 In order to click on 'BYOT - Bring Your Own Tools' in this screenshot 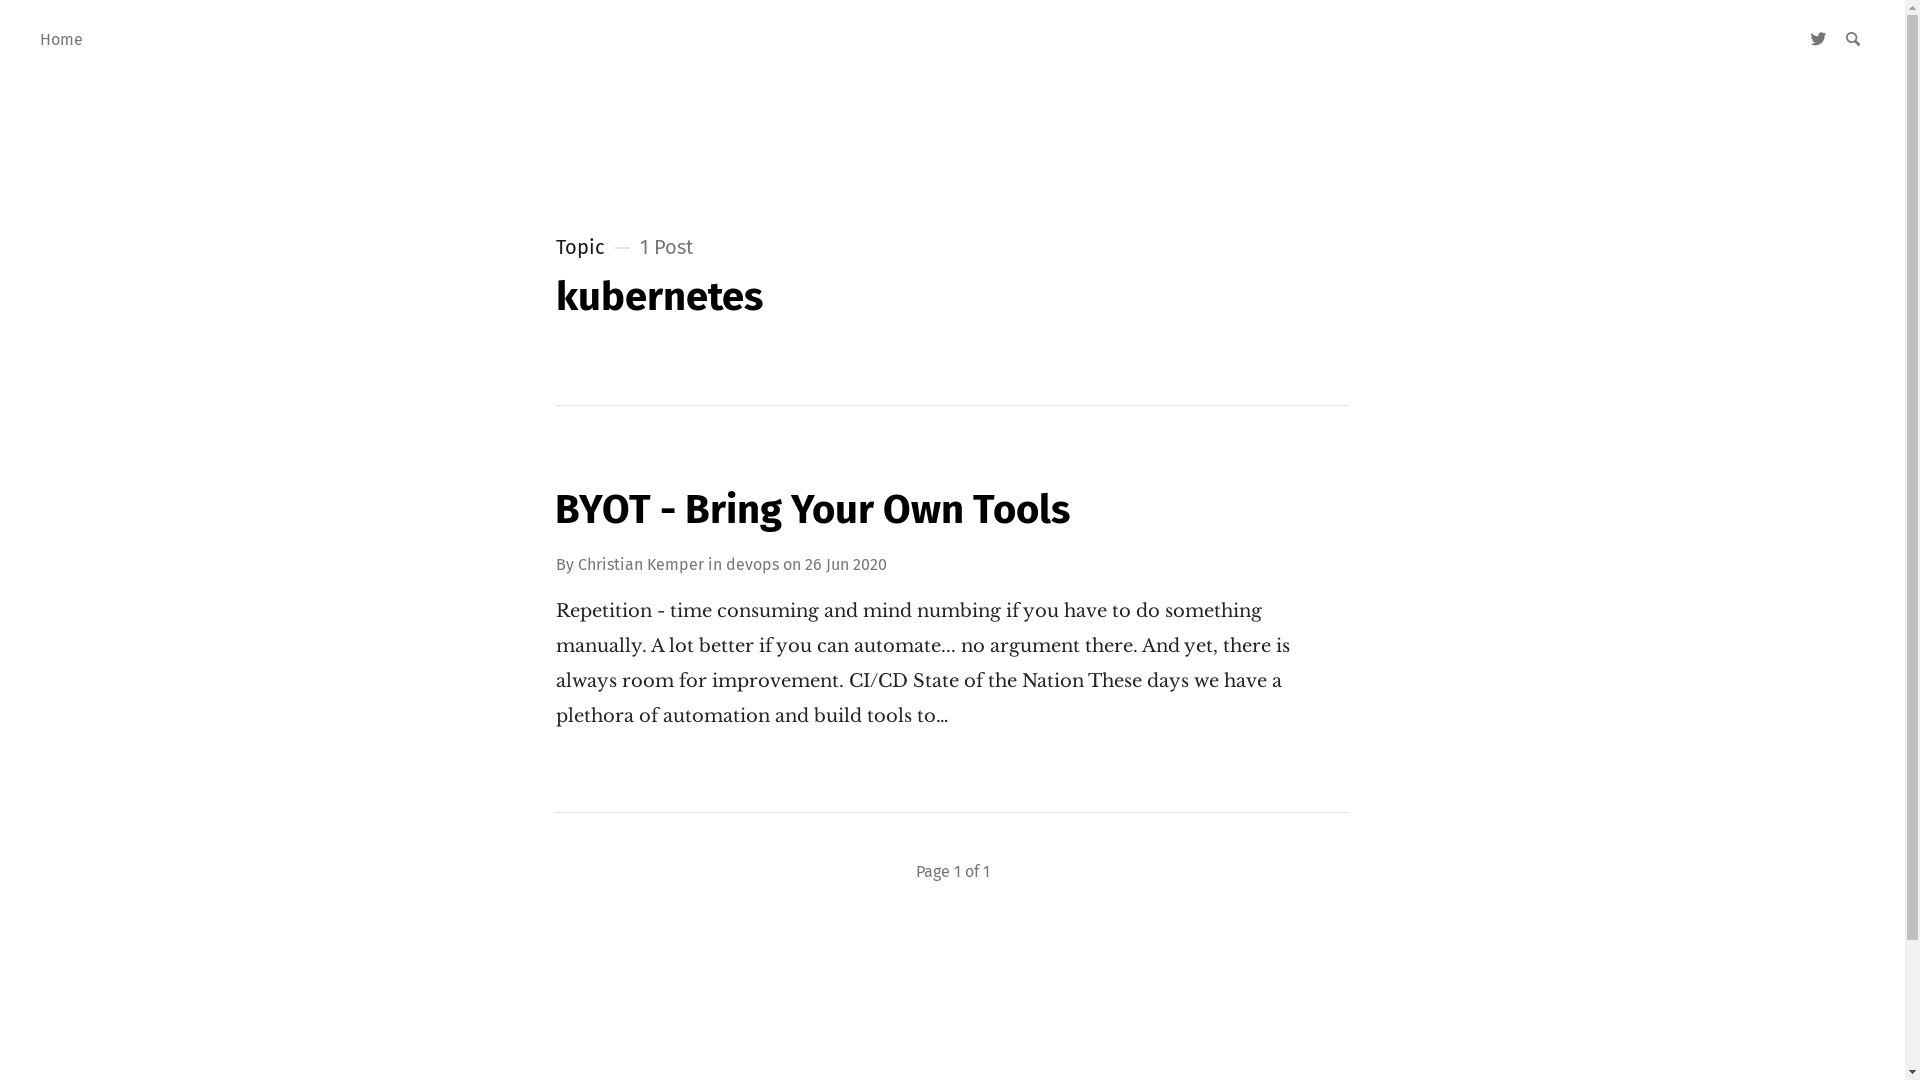, I will do `click(812, 508)`.